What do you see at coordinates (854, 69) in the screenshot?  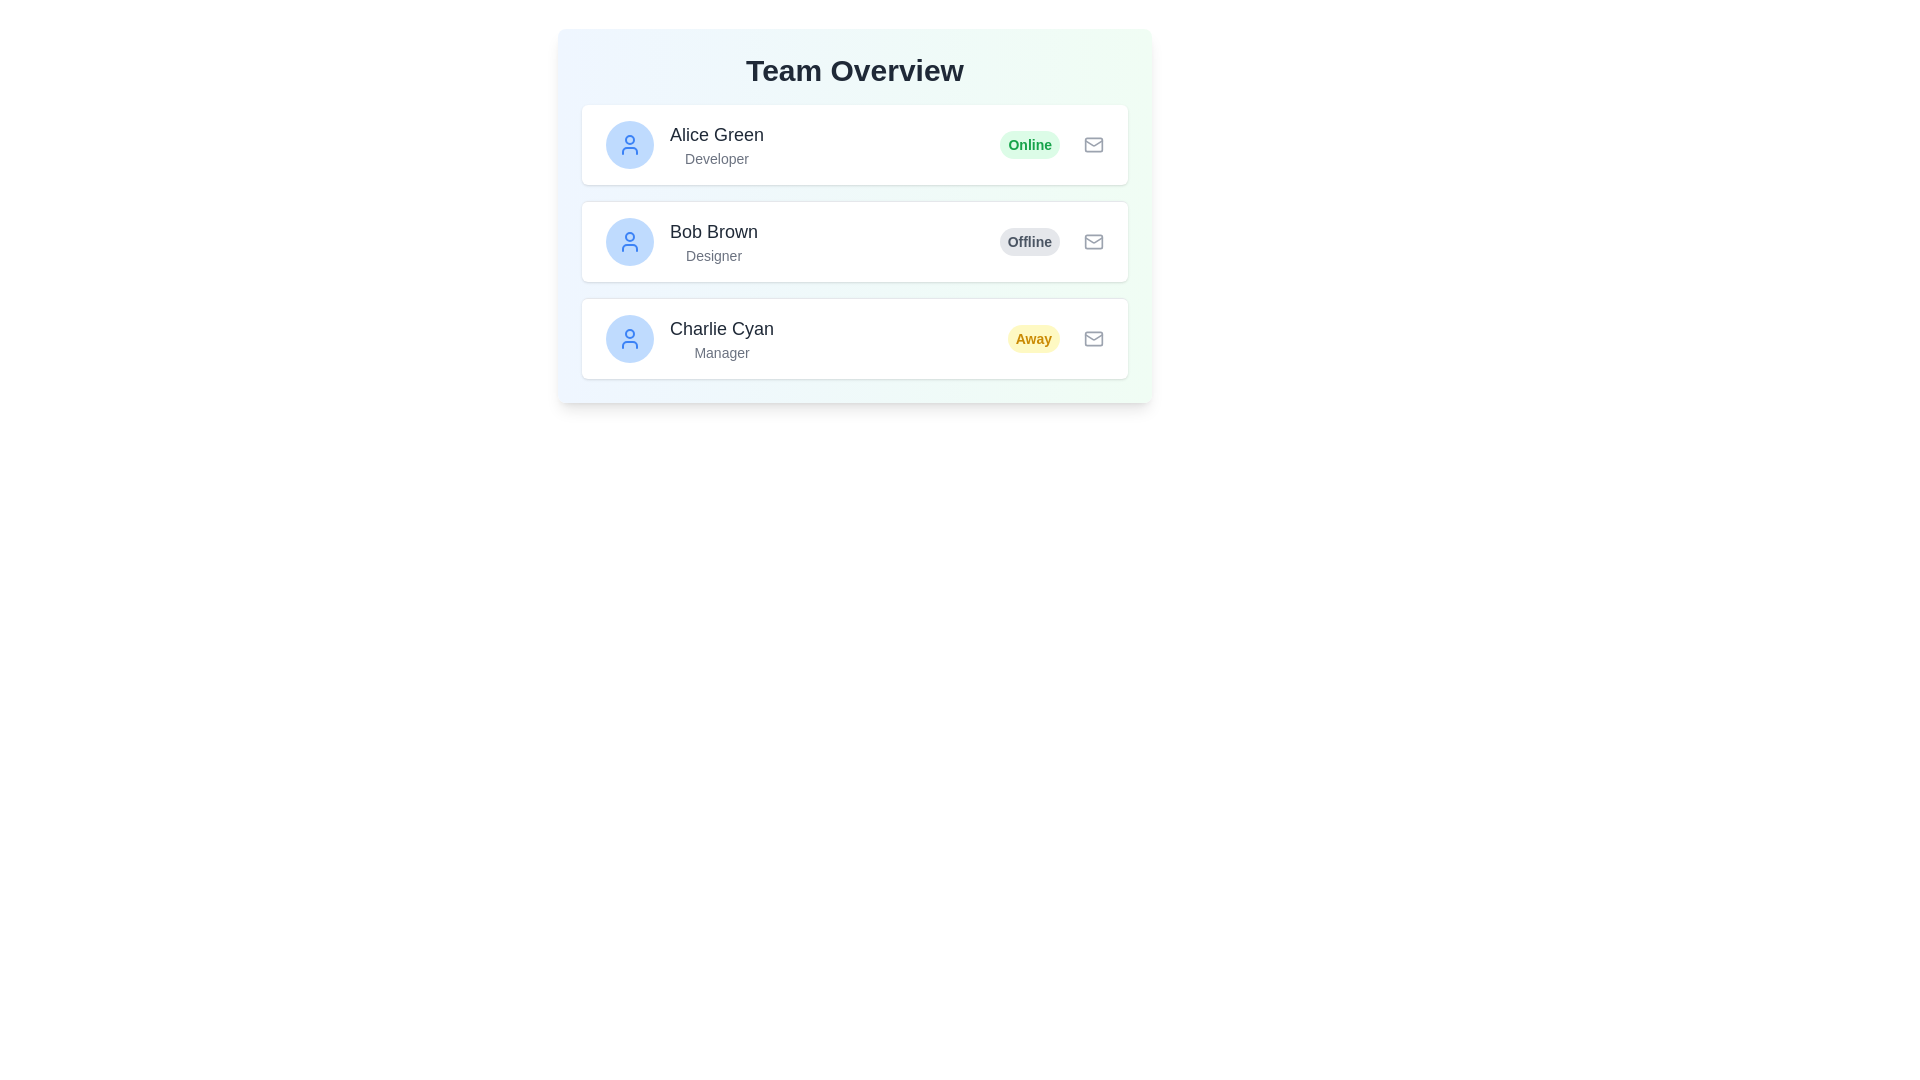 I see `prominently displayed title labeled 'Team Overview' at the top-center of its section` at bounding box center [854, 69].